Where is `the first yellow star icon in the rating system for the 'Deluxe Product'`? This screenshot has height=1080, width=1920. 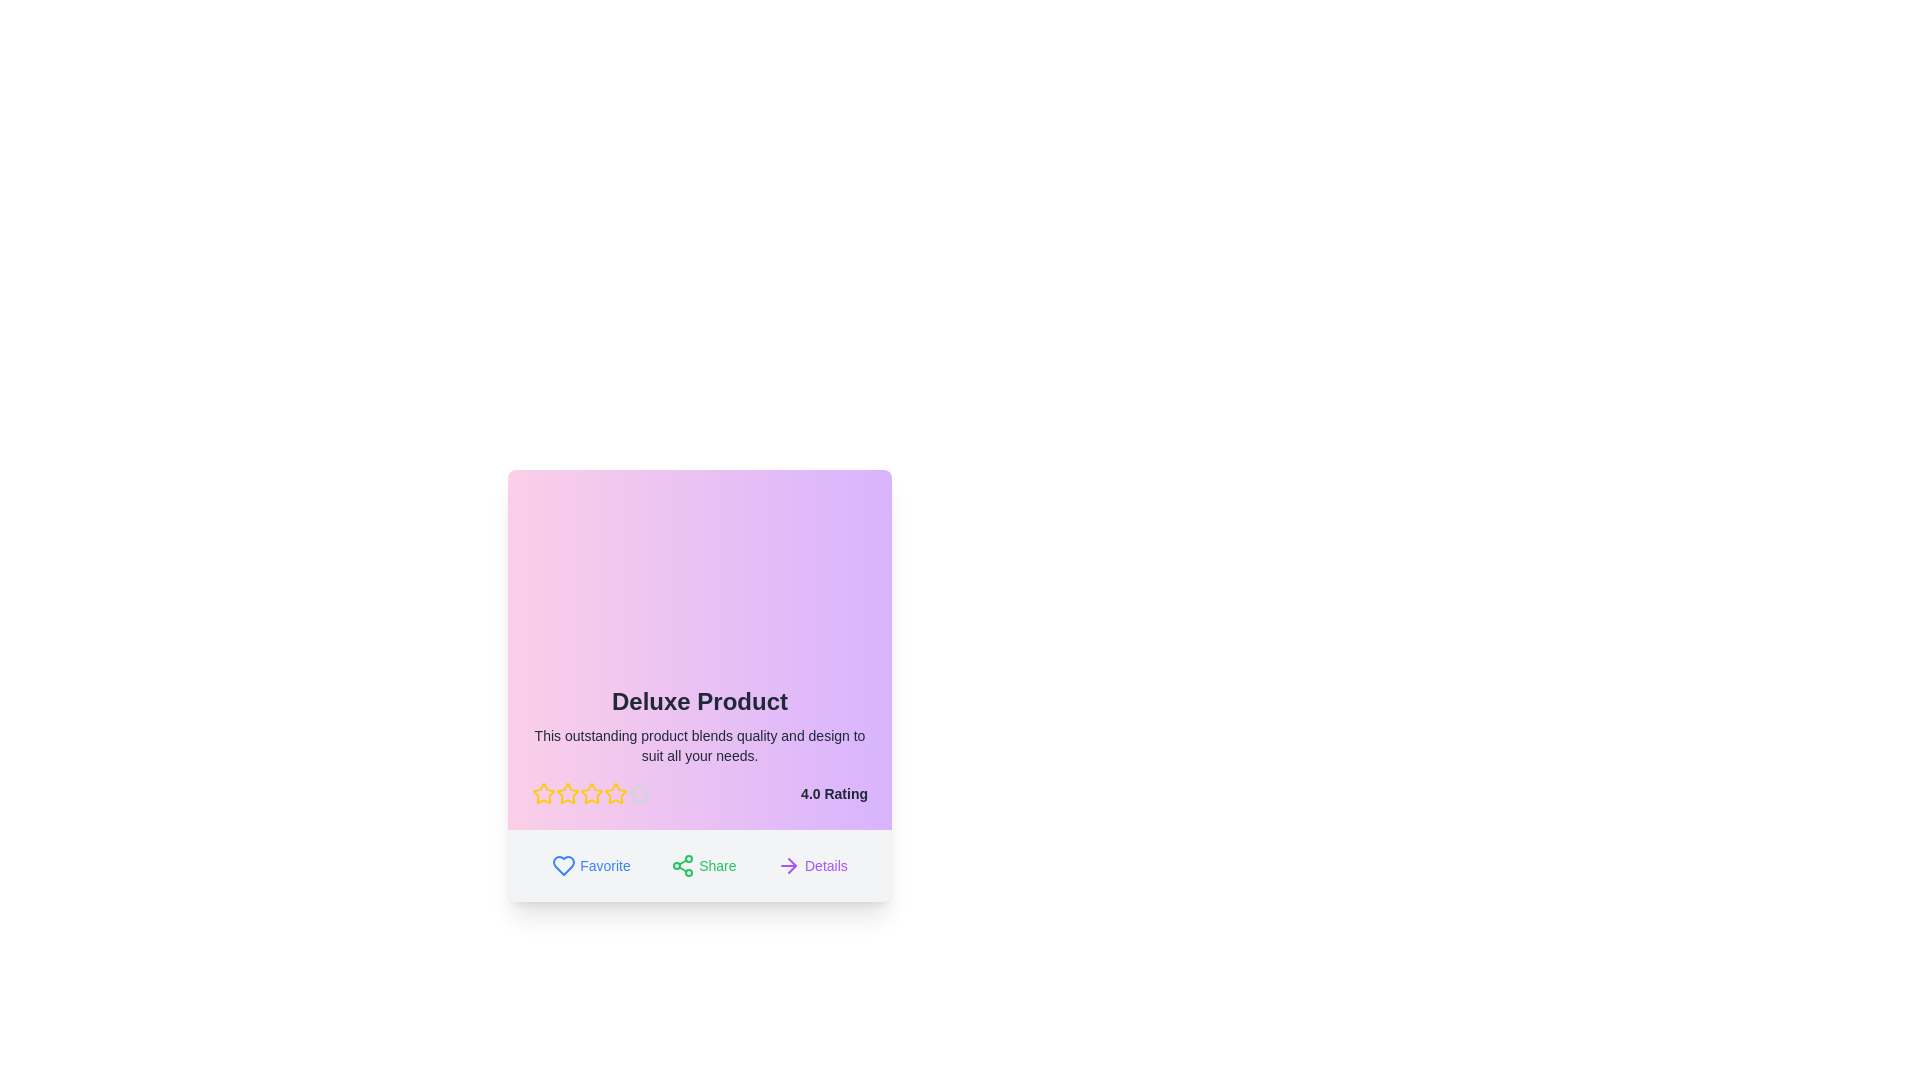 the first yellow star icon in the rating system for the 'Deluxe Product' is located at coordinates (543, 793).